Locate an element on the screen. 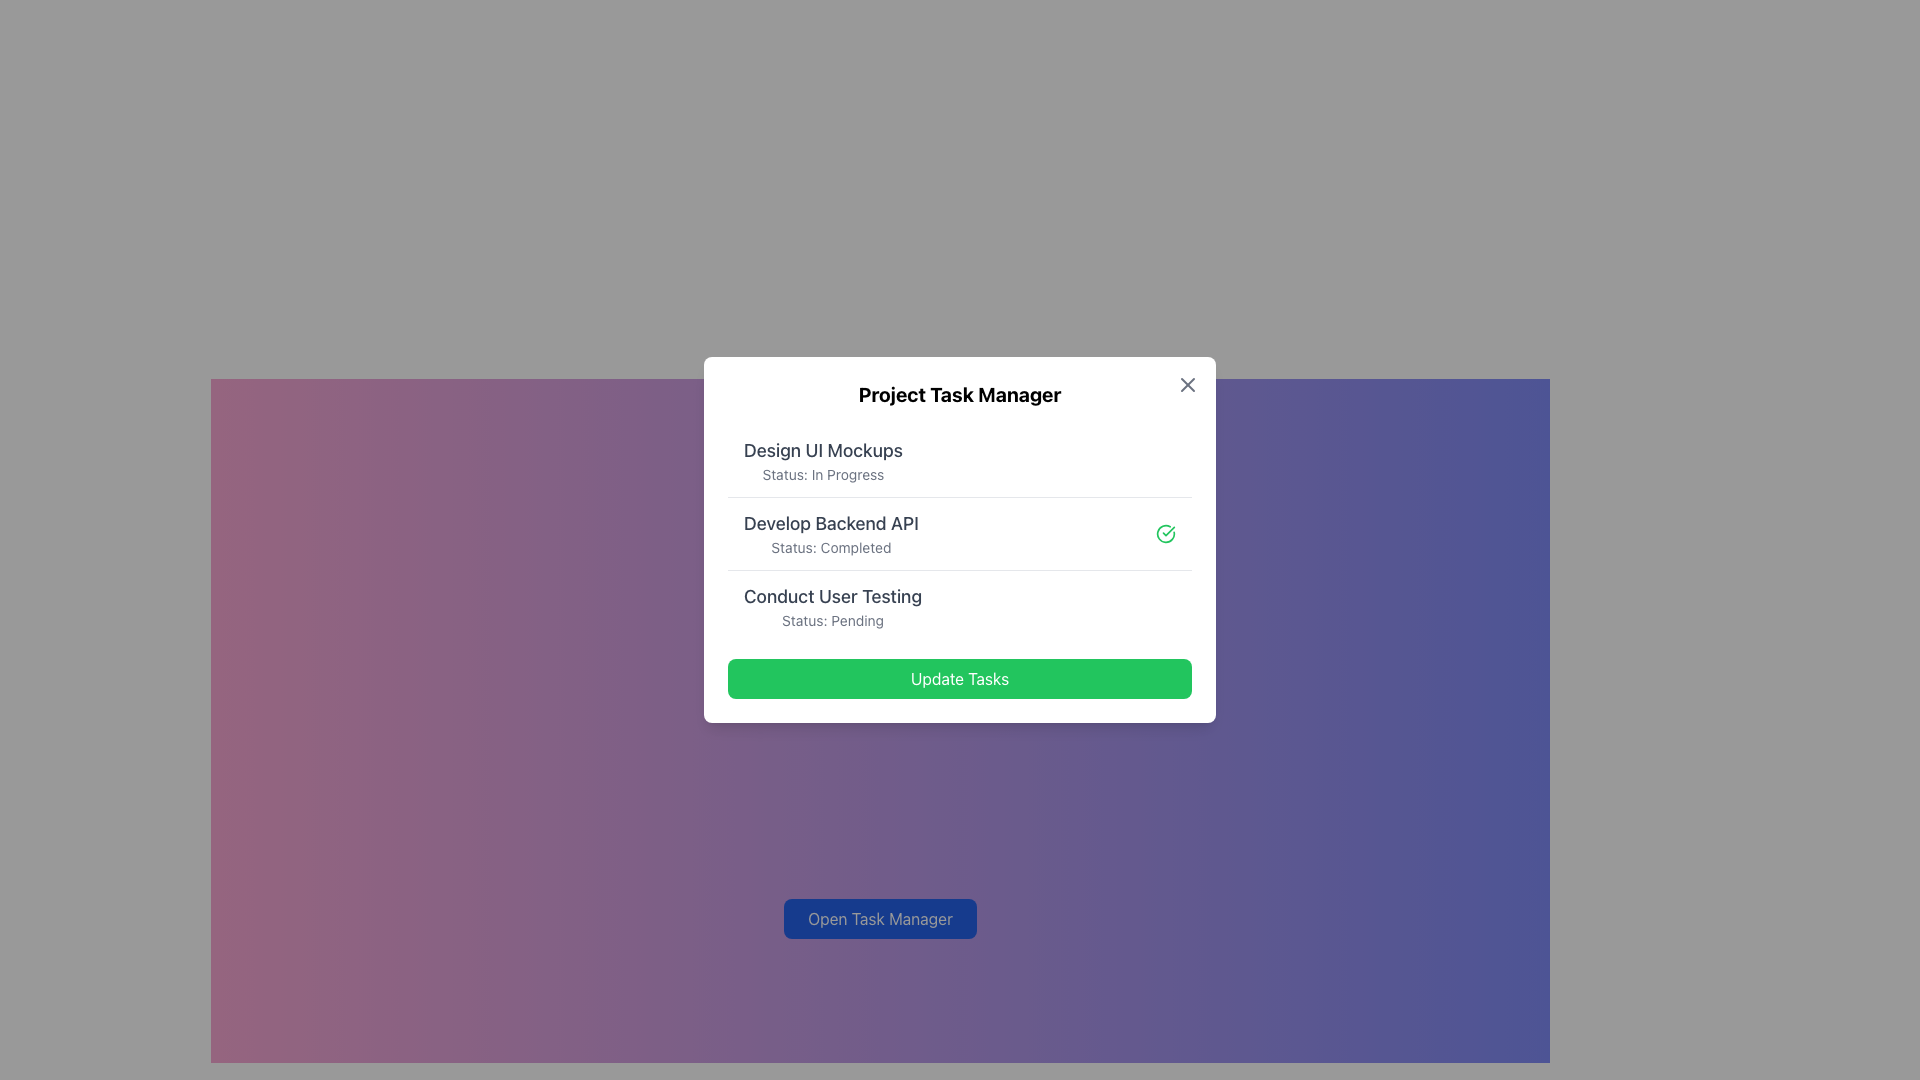  information displayed in the third task item of the 'Project Task Manager' modal, which shows the task title and its status is located at coordinates (833, 605).